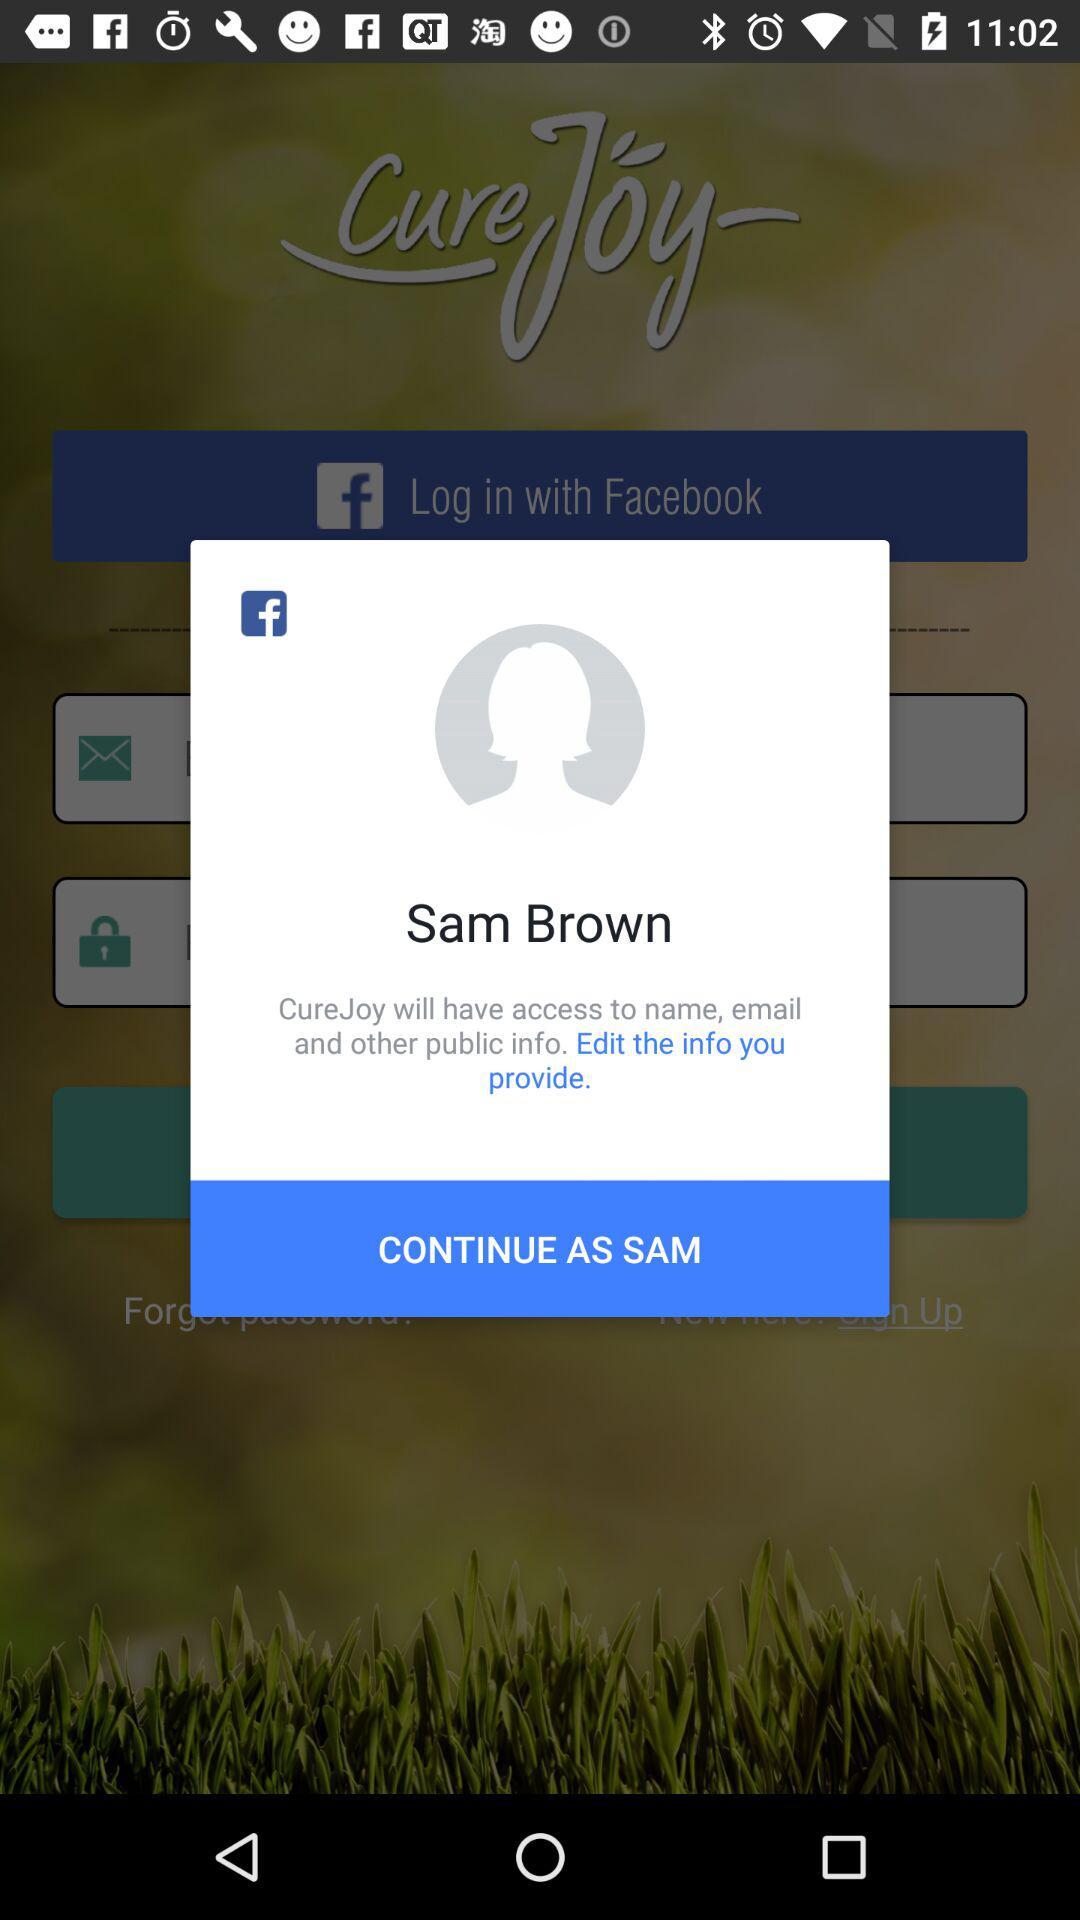 Image resolution: width=1080 pixels, height=1920 pixels. I want to click on the continue as sam item, so click(540, 1247).